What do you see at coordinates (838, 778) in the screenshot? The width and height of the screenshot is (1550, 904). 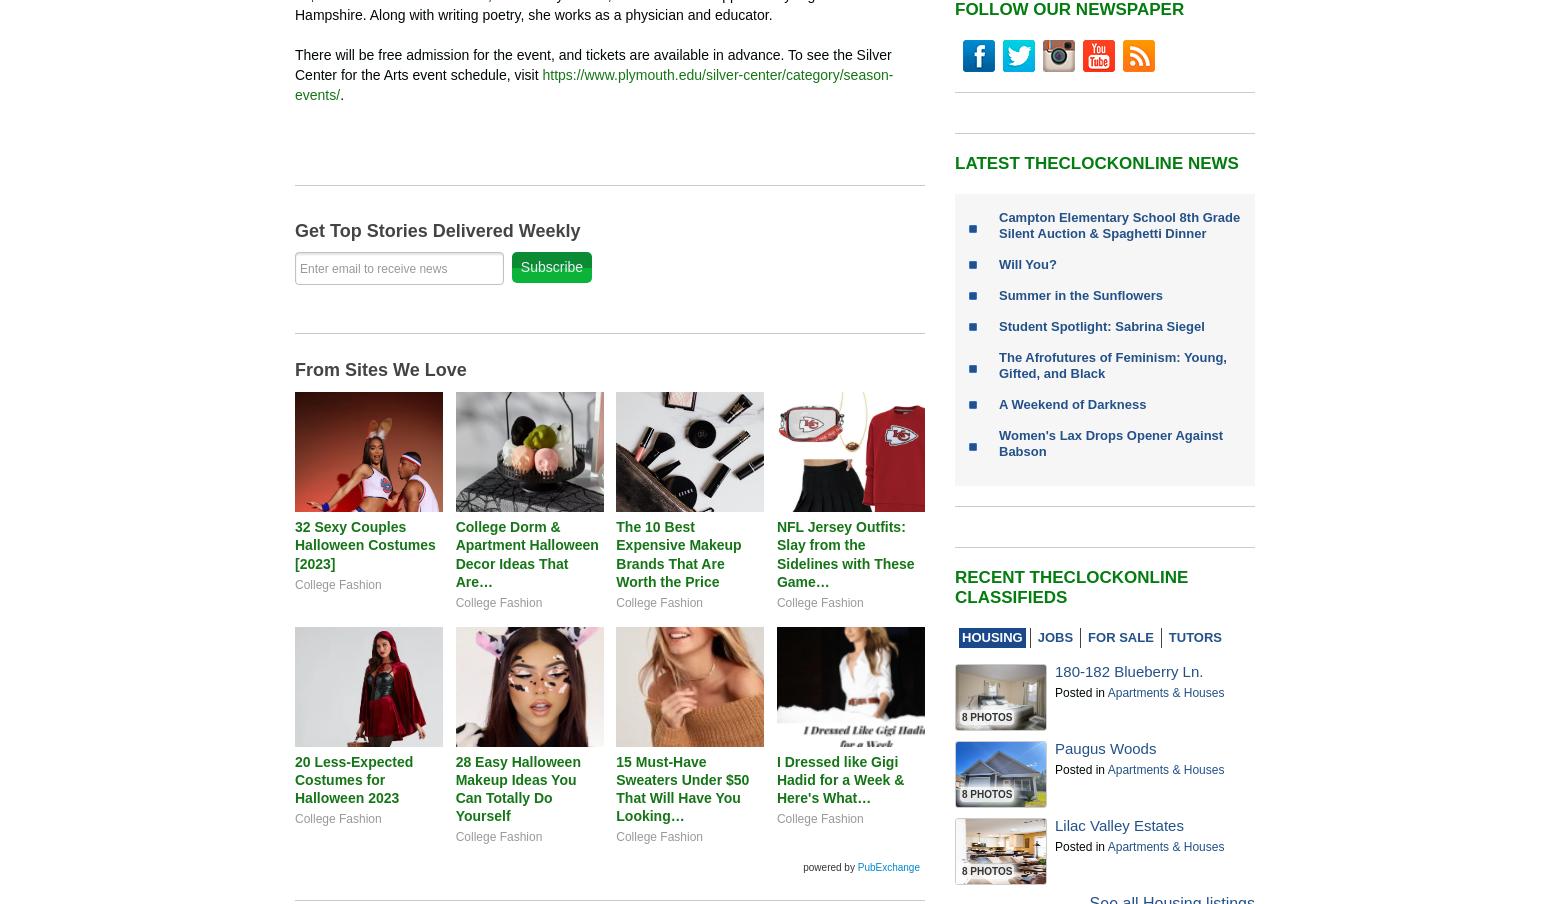 I see `'I Dressed like Gigi Hadid for a Week & Here's What…'` at bounding box center [838, 778].